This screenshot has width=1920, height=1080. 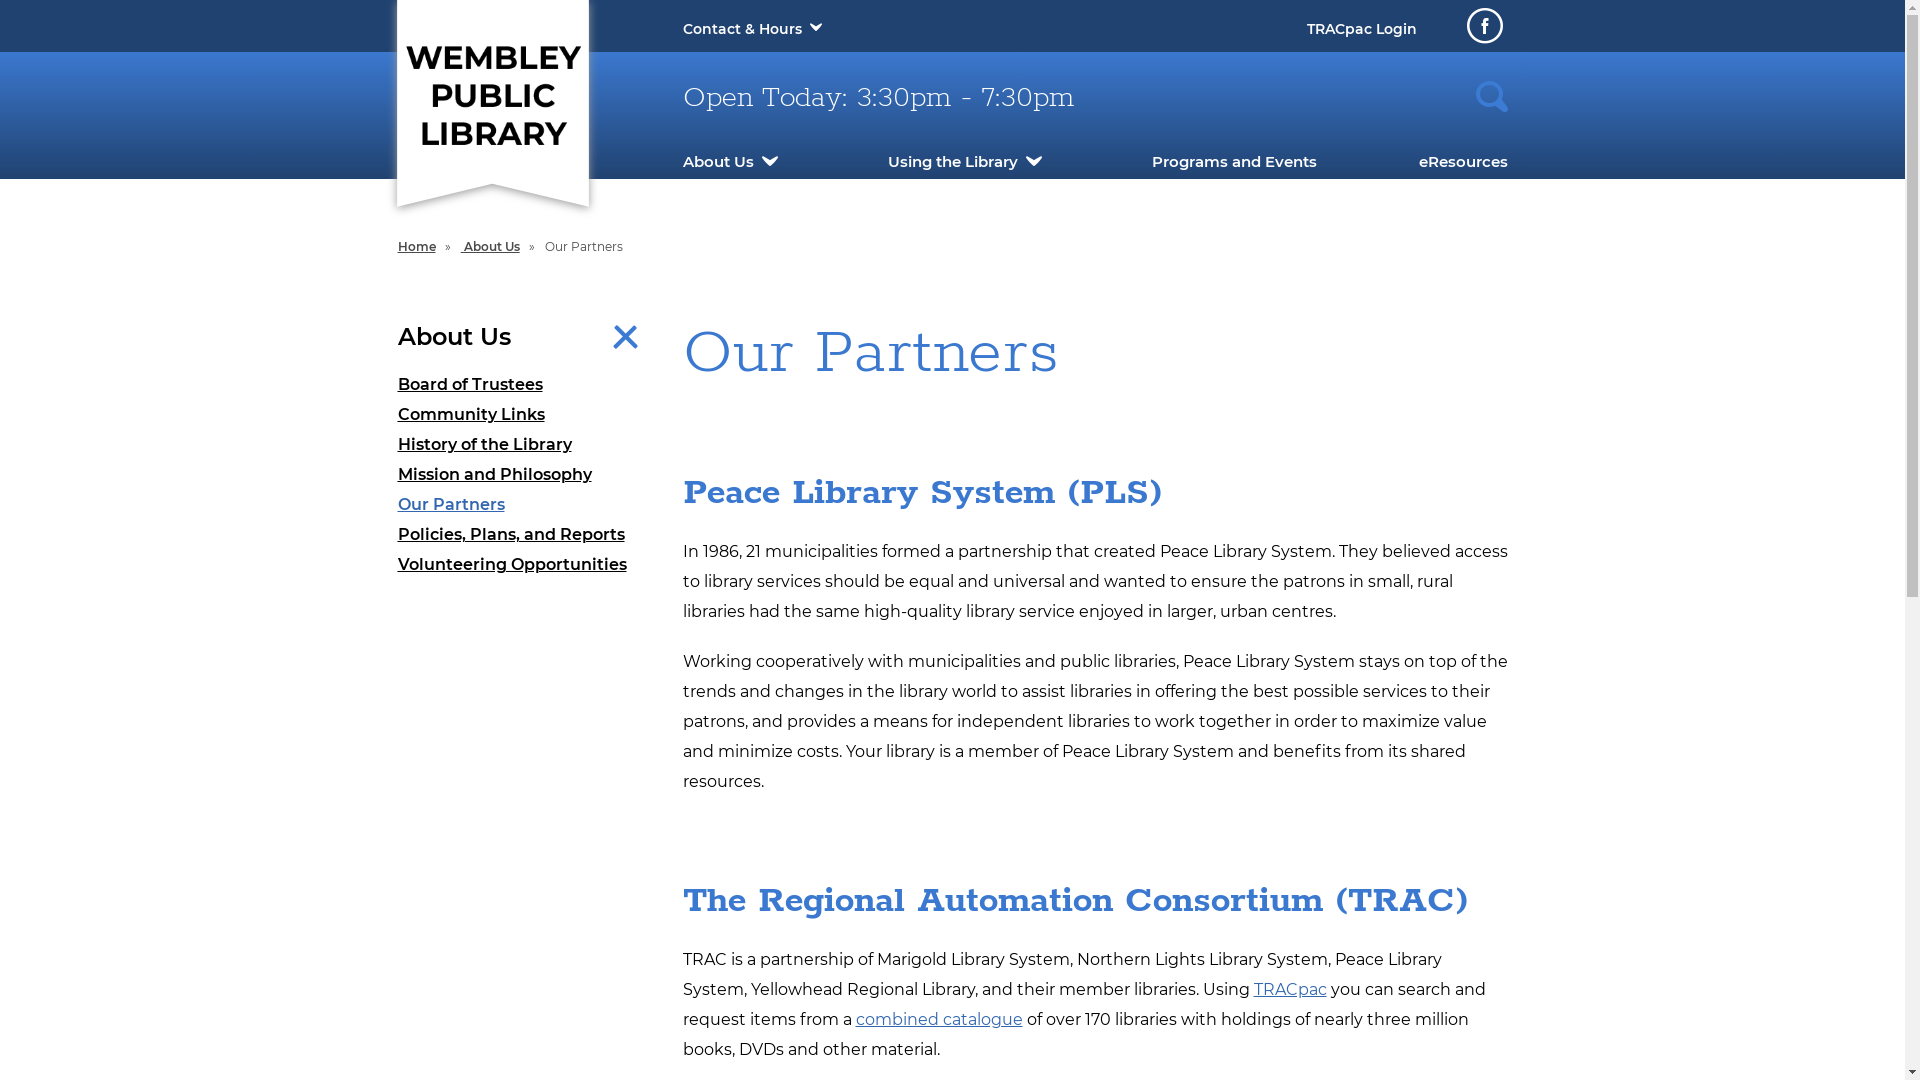 What do you see at coordinates (491, 92) in the screenshot?
I see `'Wembley Public Library'` at bounding box center [491, 92].